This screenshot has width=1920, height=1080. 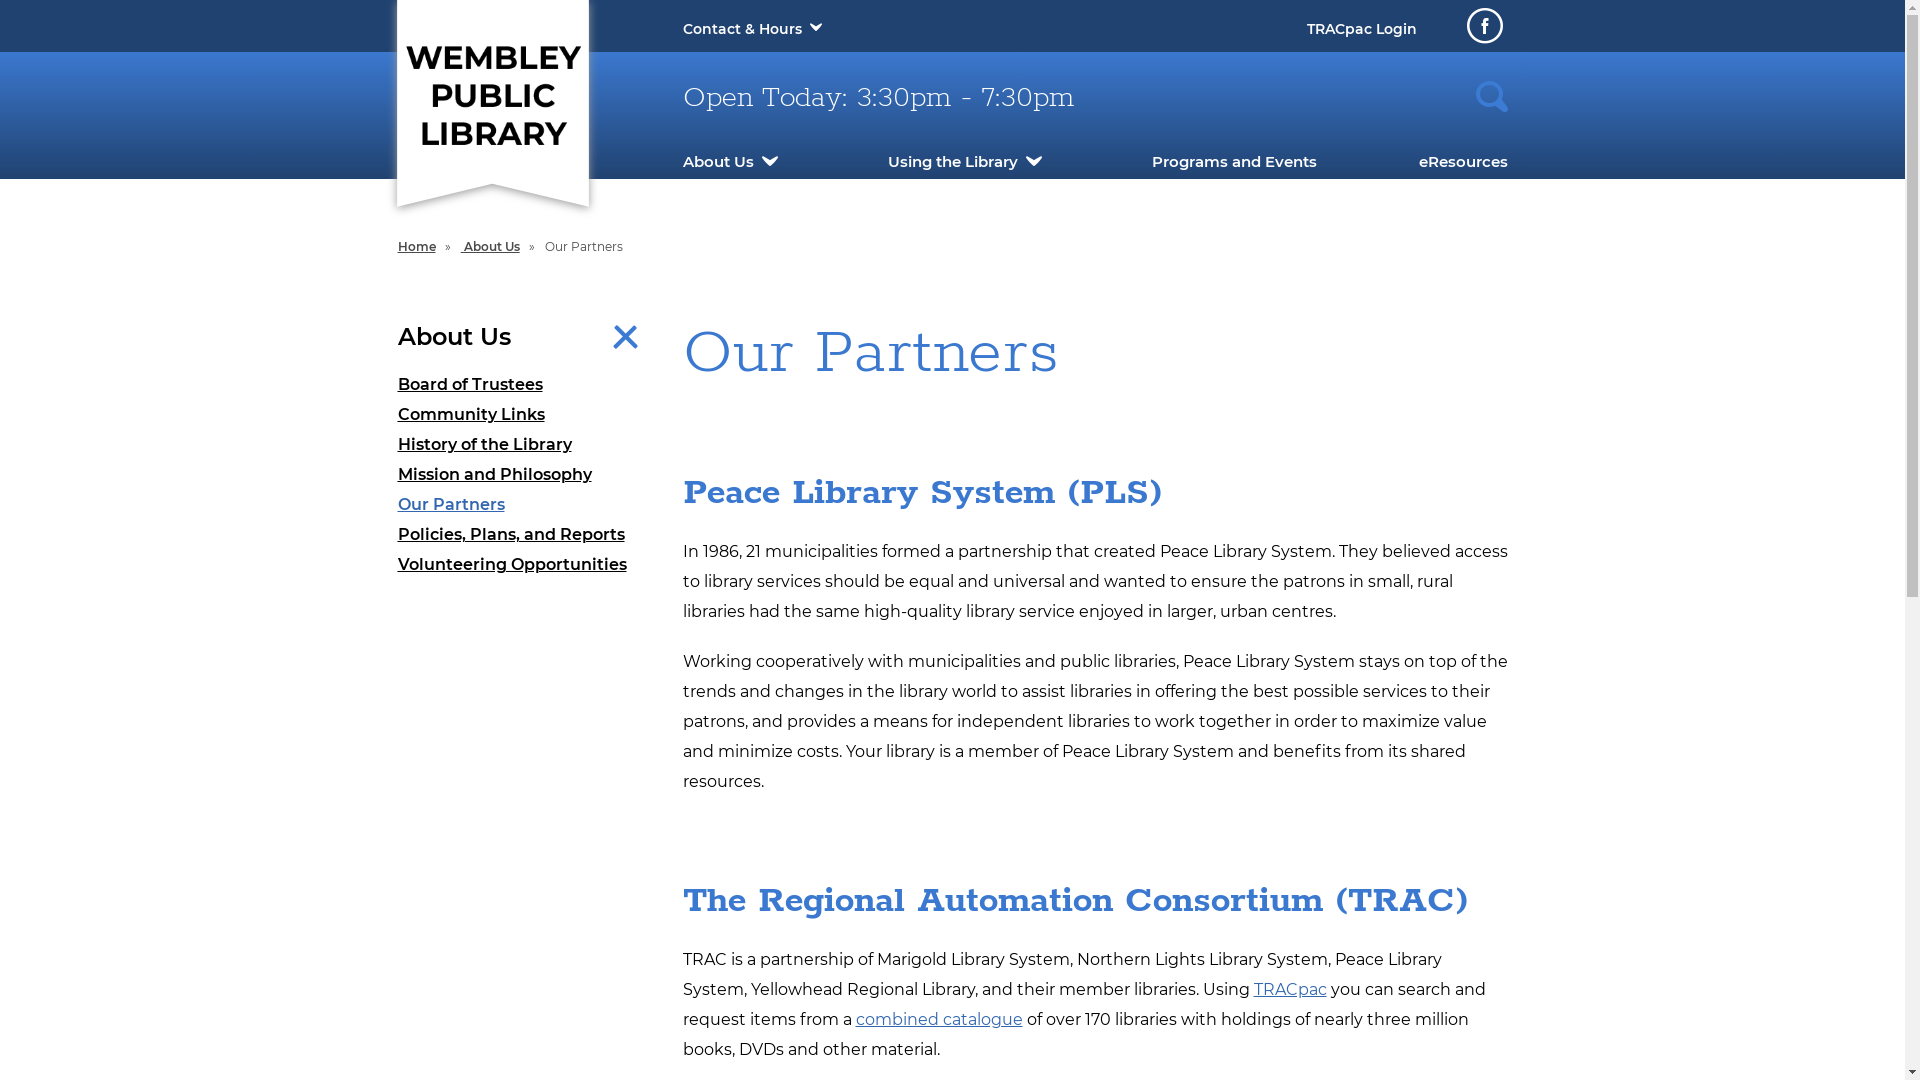 What do you see at coordinates (491, 92) in the screenshot?
I see `'Wembley Public Library'` at bounding box center [491, 92].